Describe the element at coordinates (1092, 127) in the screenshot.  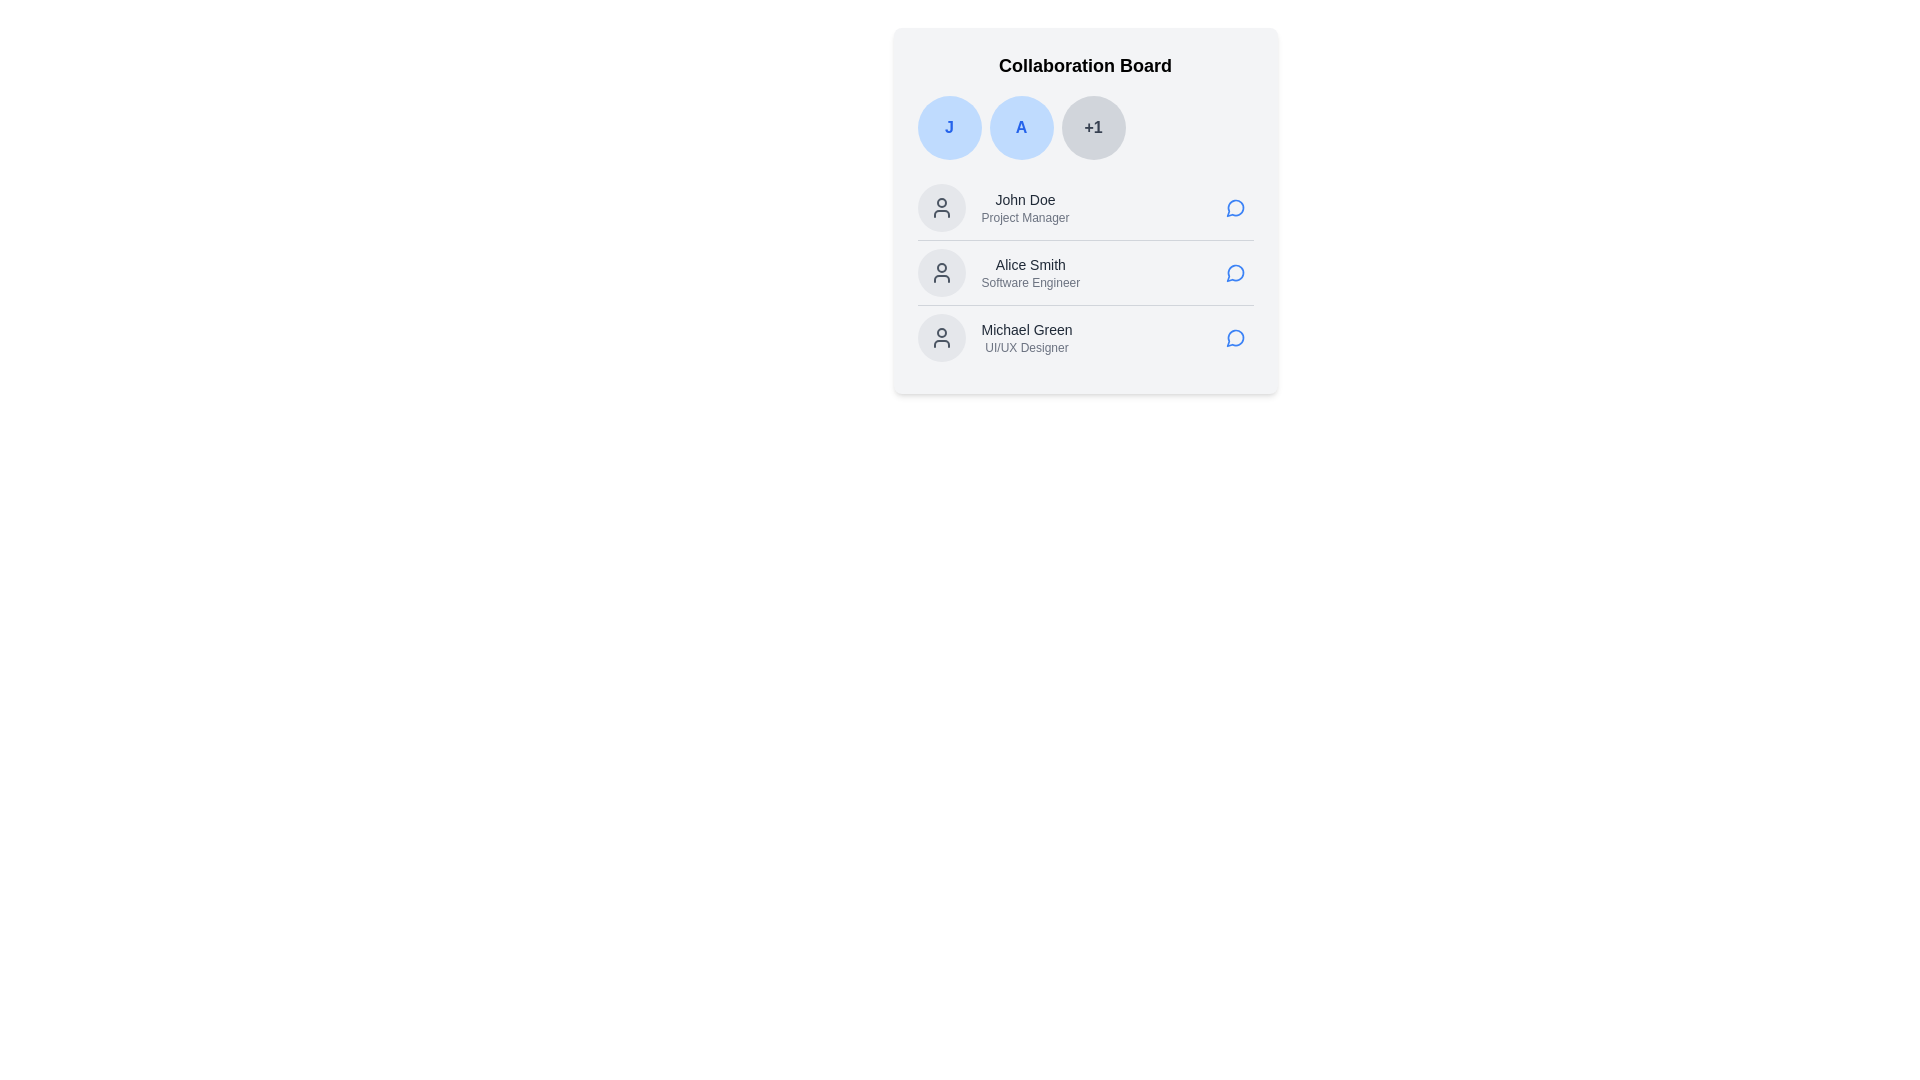
I see `the circular badge counter displaying '+1' with a light gray background, located in the Collaboration Board section, positioned as the third element in a row with other circular elements` at that location.